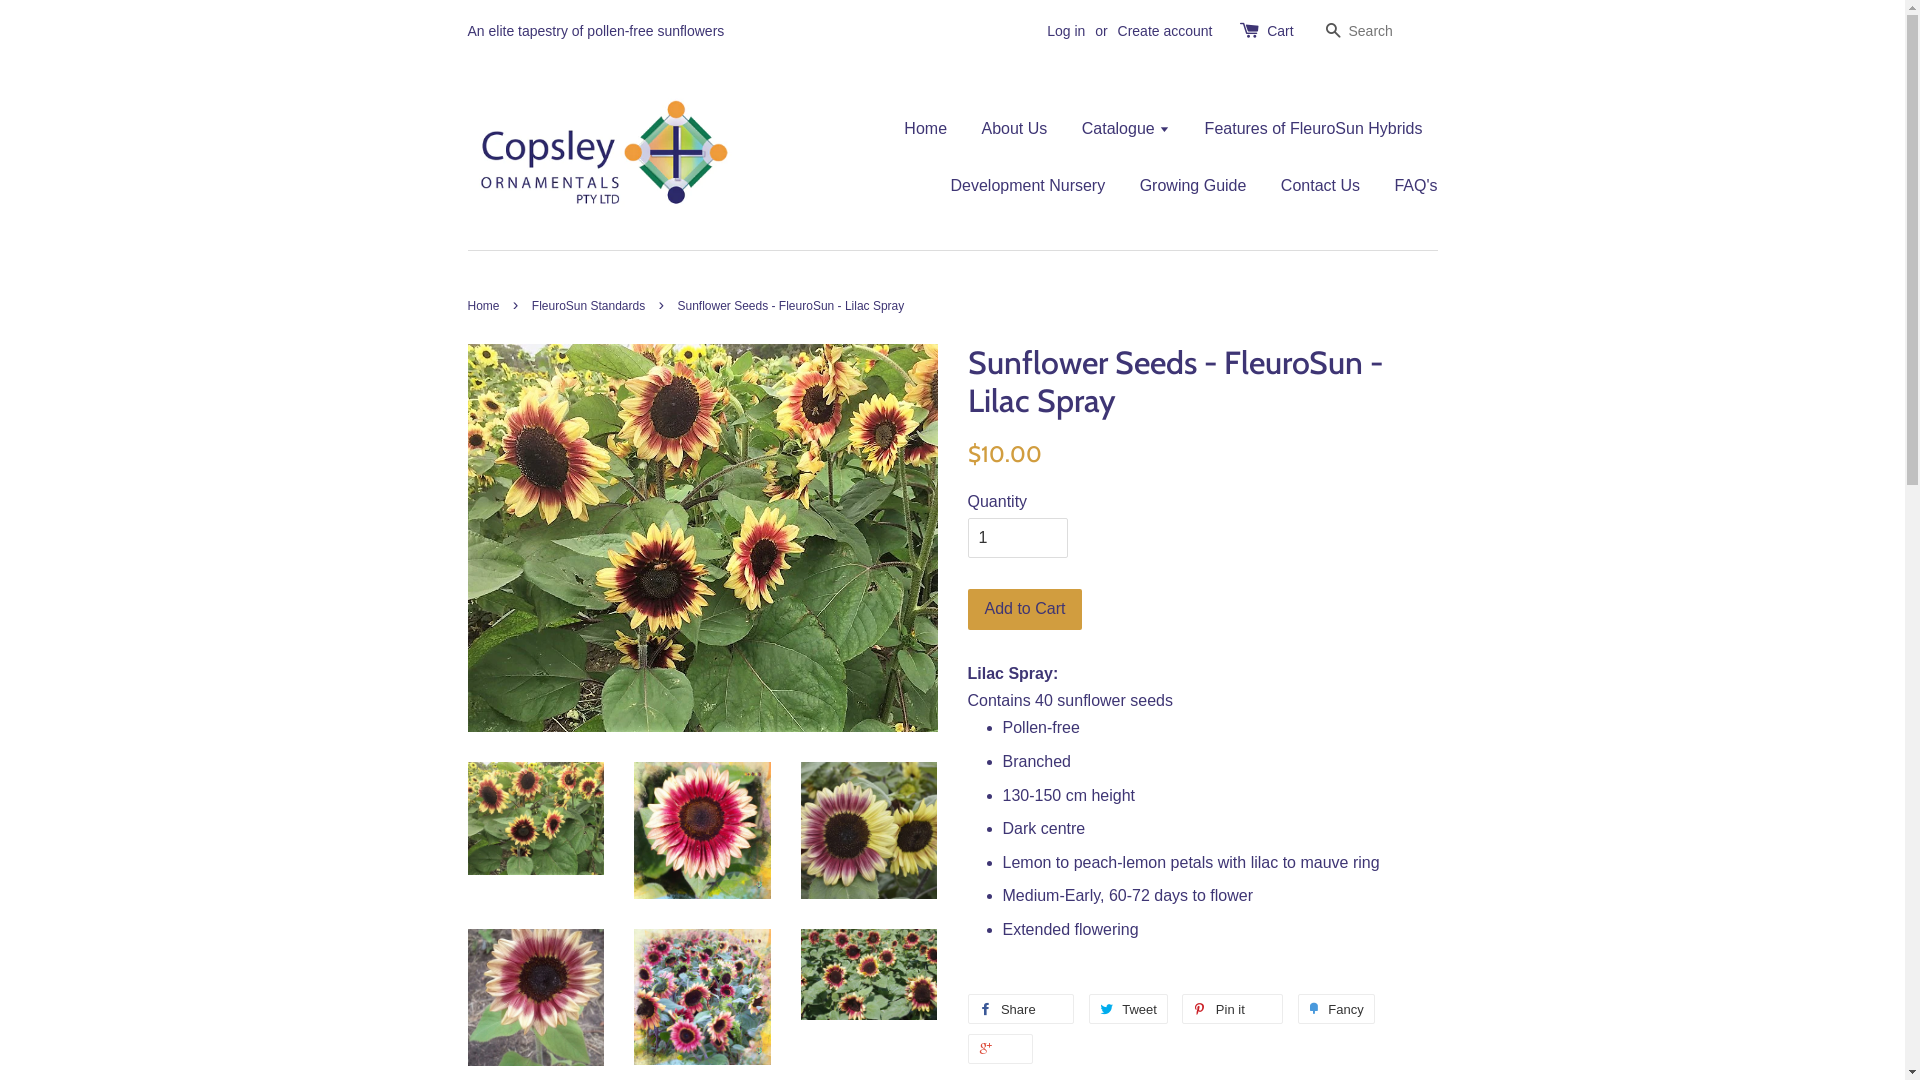  Describe the element at coordinates (589, 305) in the screenshot. I see `'FleuroSun Standards'` at that location.